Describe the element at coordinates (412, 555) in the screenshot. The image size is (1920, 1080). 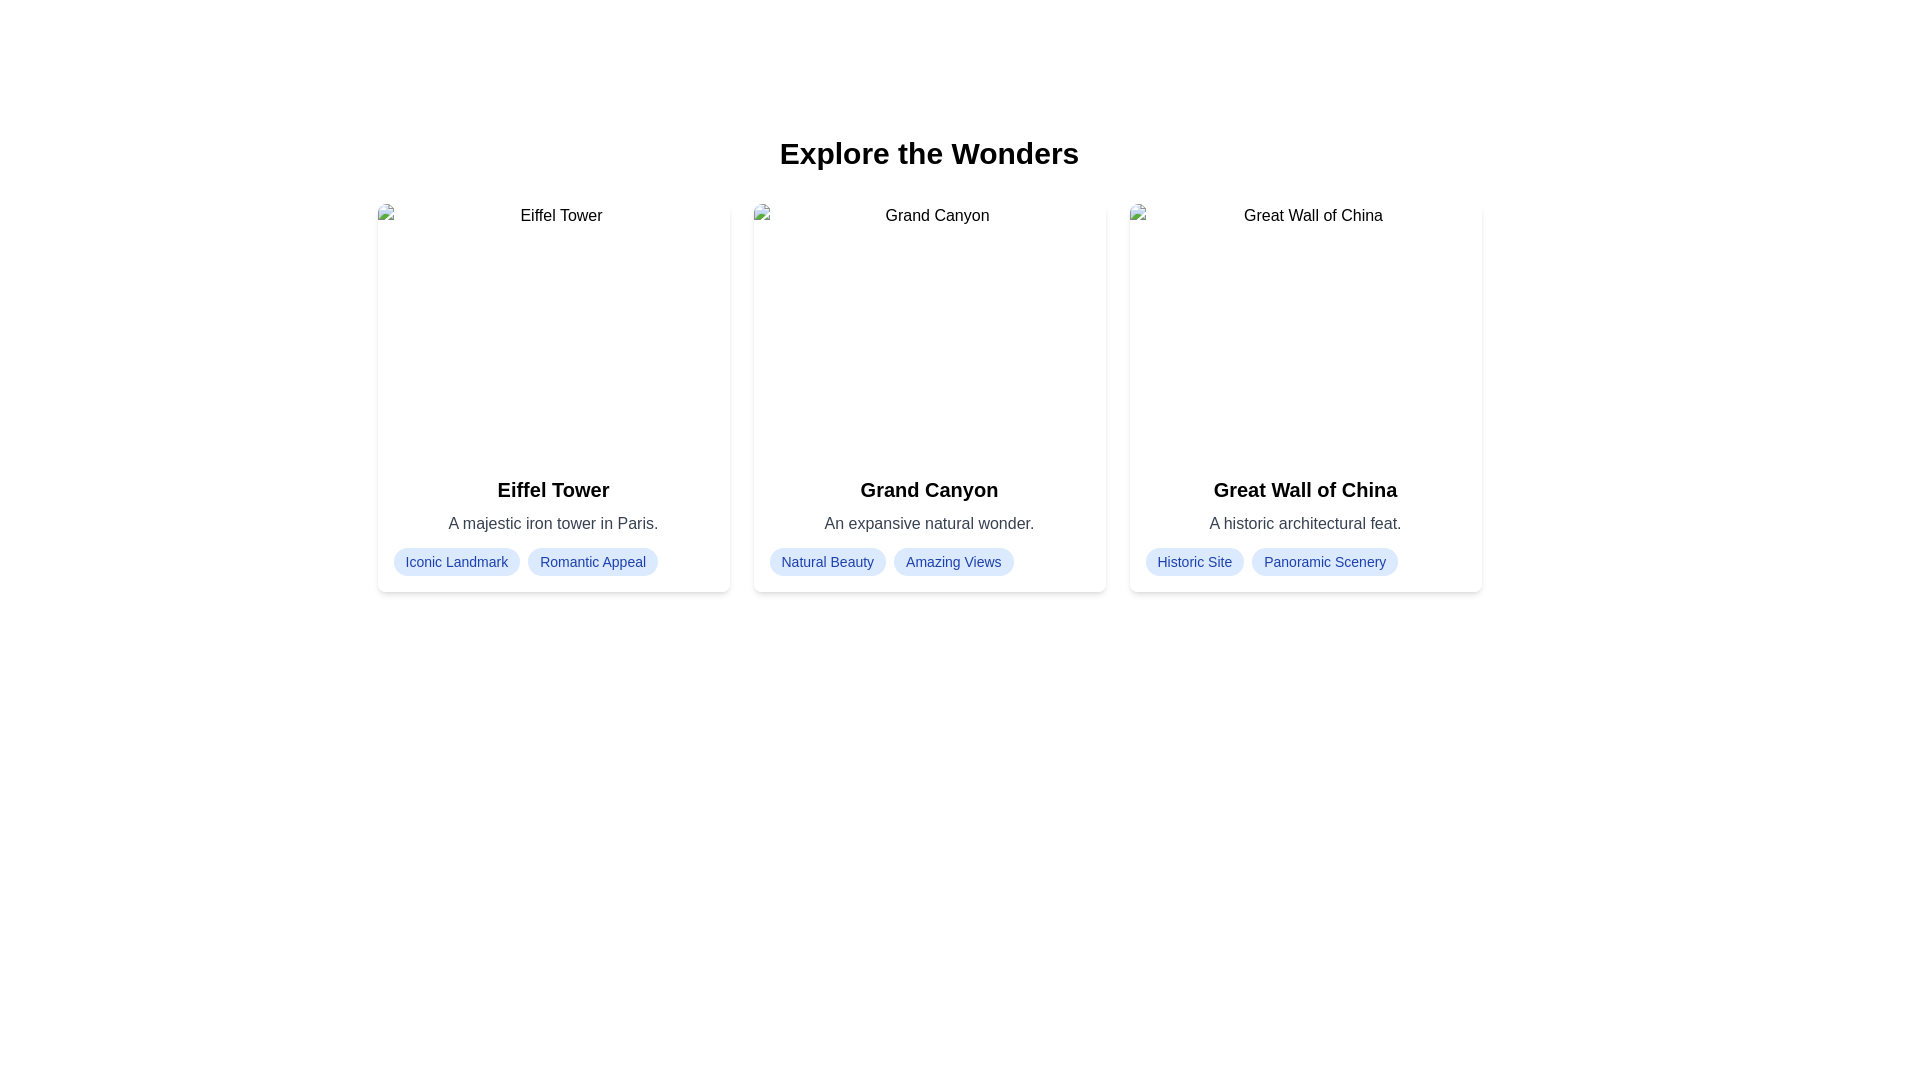
I see `the first circular icon at the bottom edge of the 'Eiffel Tower' card` at that location.